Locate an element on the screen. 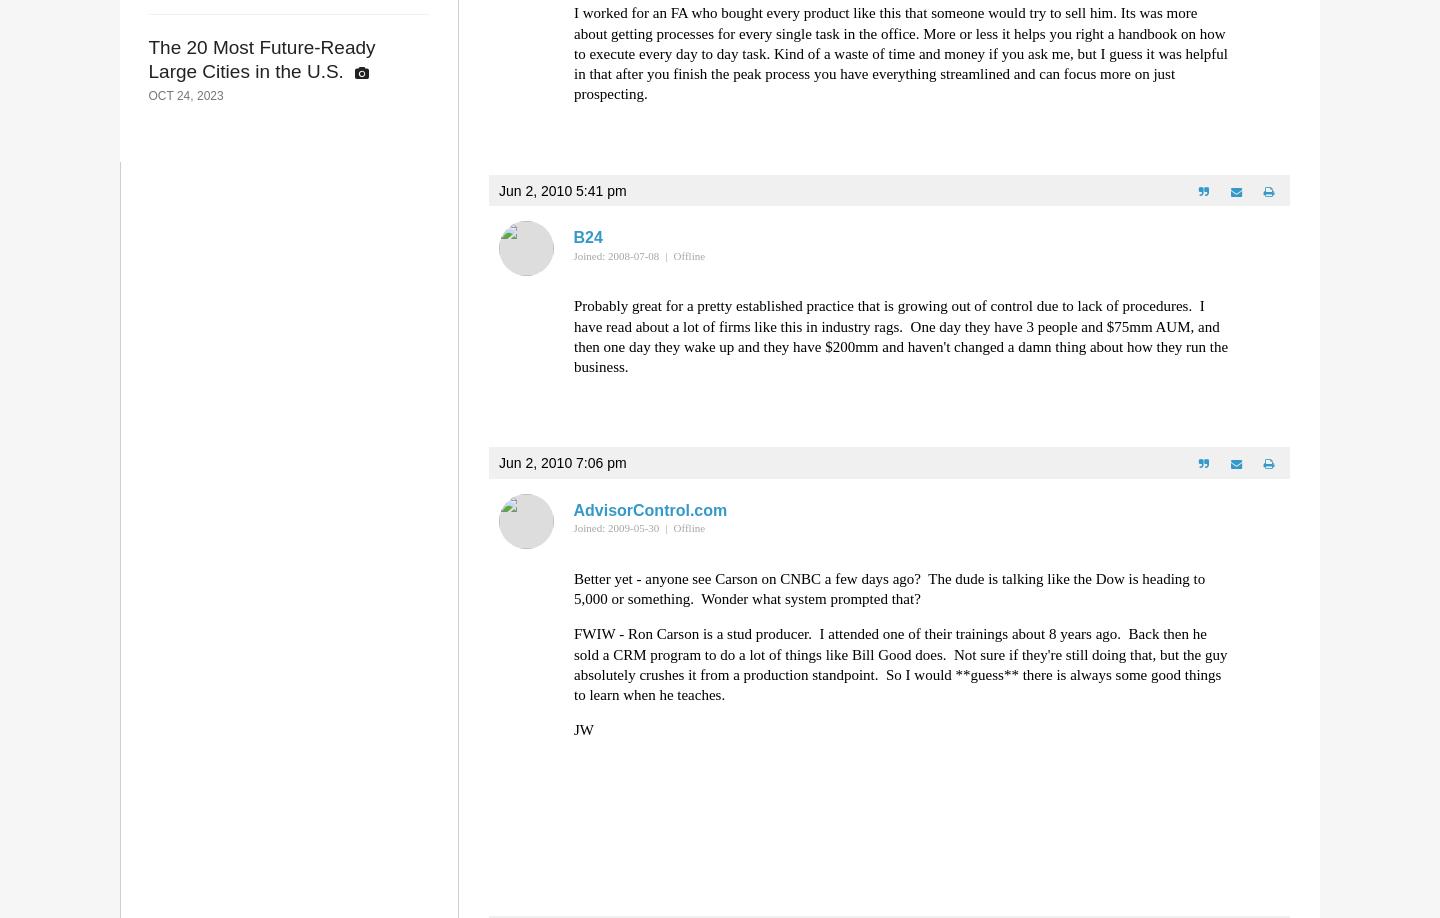 The height and width of the screenshot is (918, 1440). 'JW' is located at coordinates (584, 728).